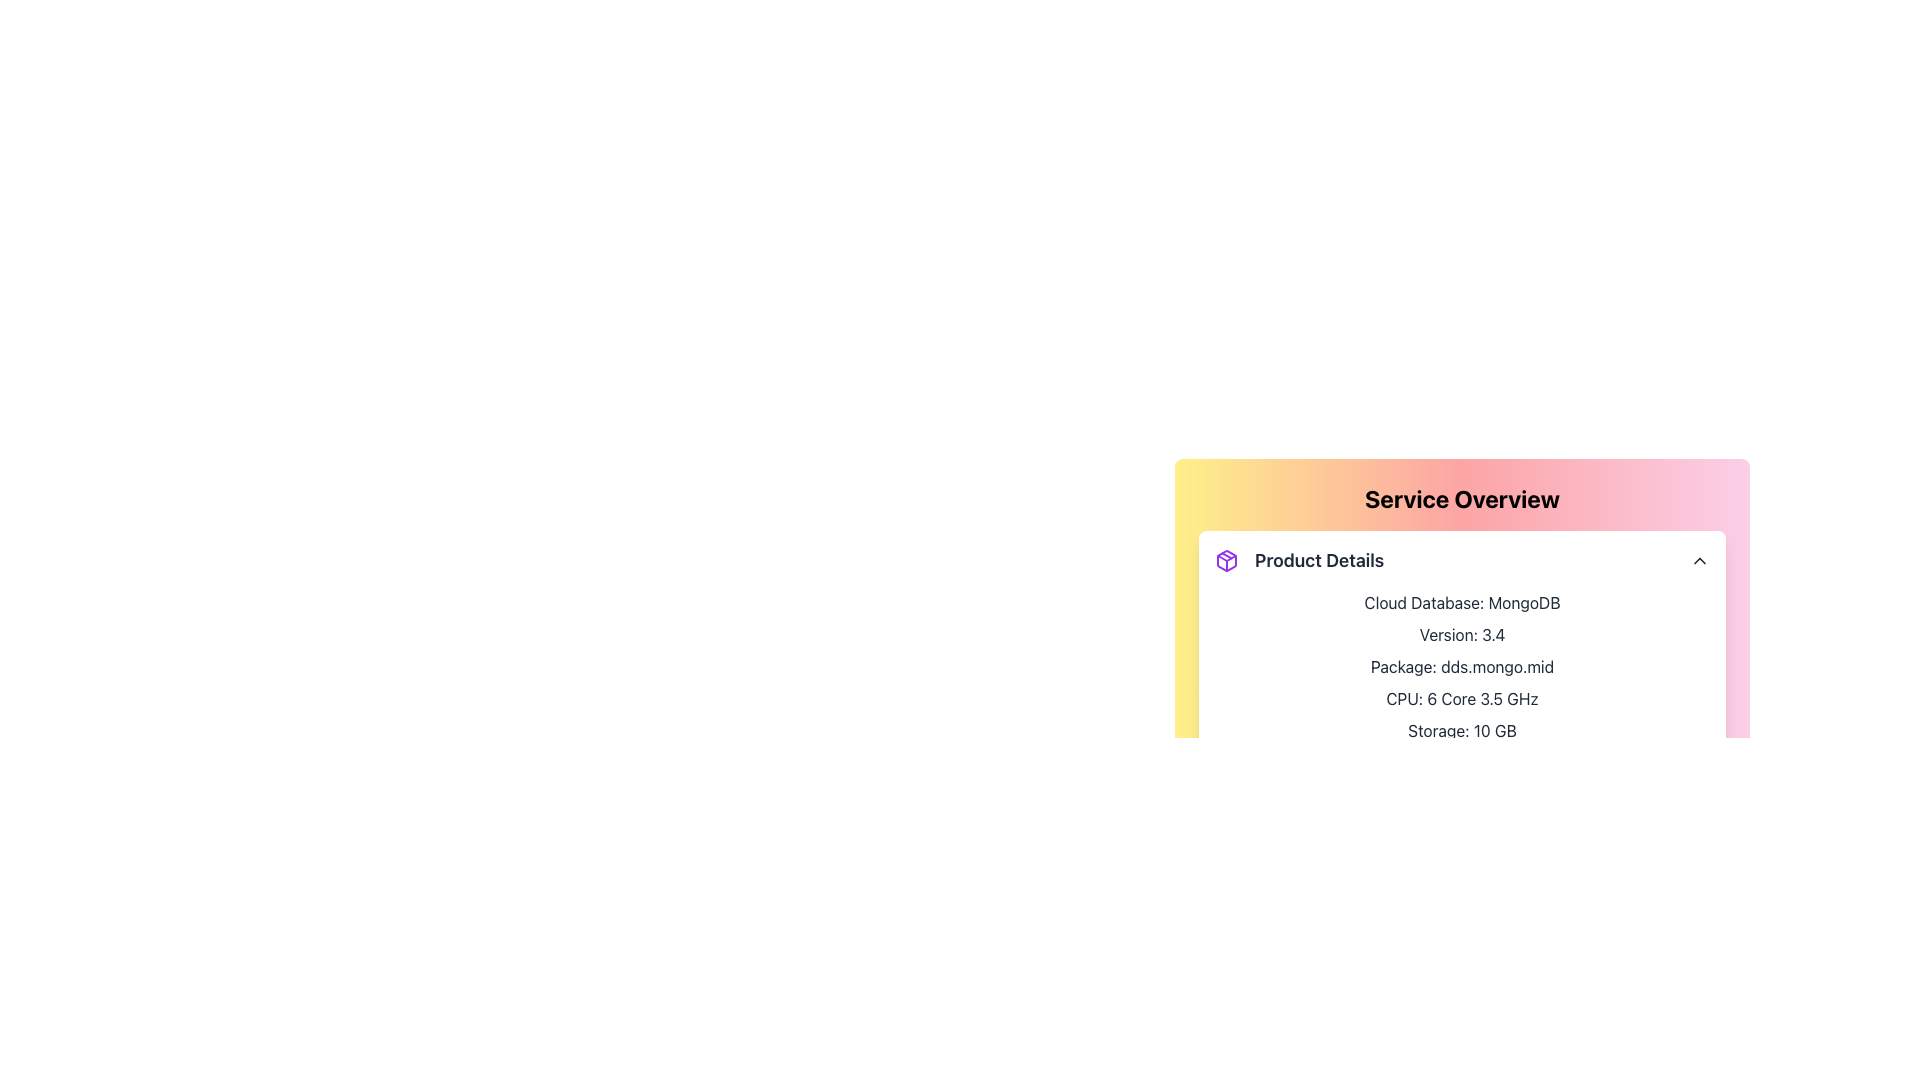 This screenshot has width=1920, height=1080. What do you see at coordinates (1698, 560) in the screenshot?
I see `the minimalist upward-pointing chevron arrow icon located to the right of the 'Product Details' text in the header section` at bounding box center [1698, 560].